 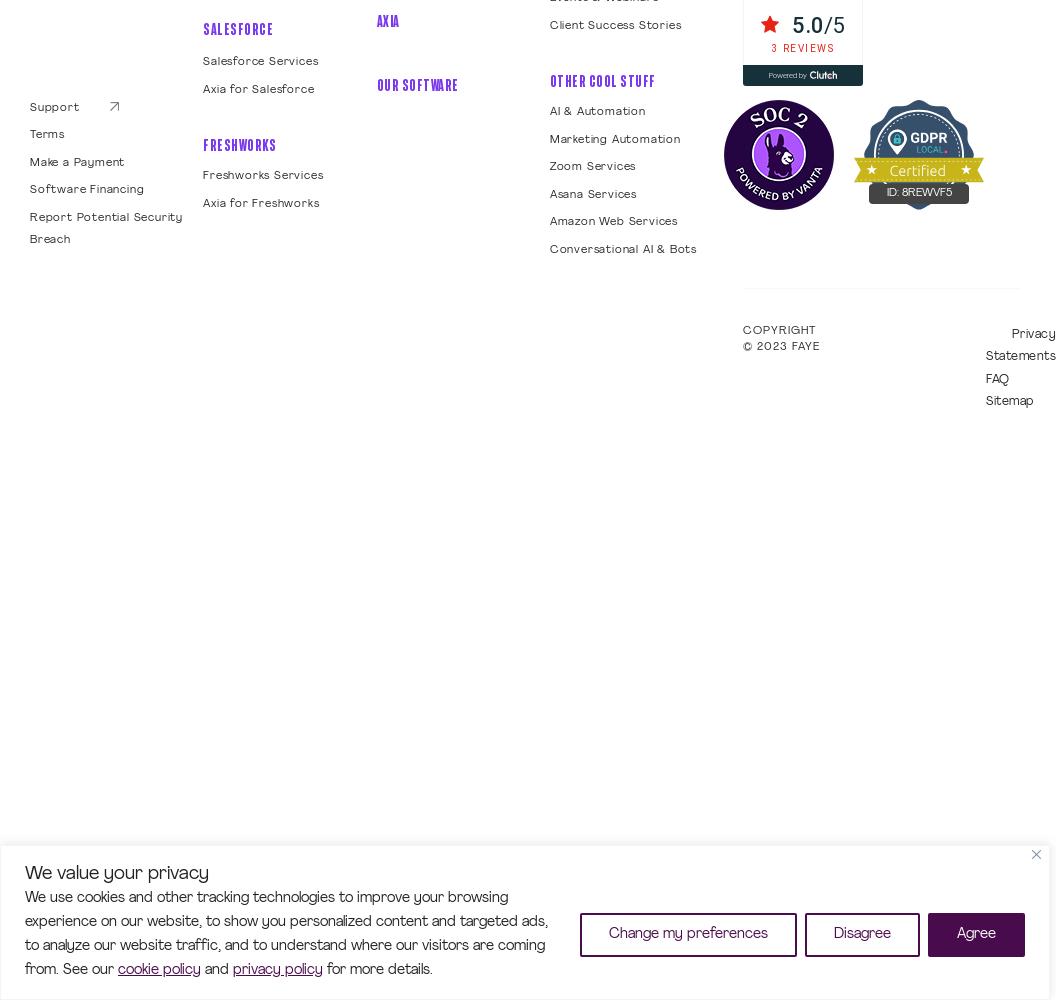 I want to click on 'Software Financing', so click(x=29, y=189).